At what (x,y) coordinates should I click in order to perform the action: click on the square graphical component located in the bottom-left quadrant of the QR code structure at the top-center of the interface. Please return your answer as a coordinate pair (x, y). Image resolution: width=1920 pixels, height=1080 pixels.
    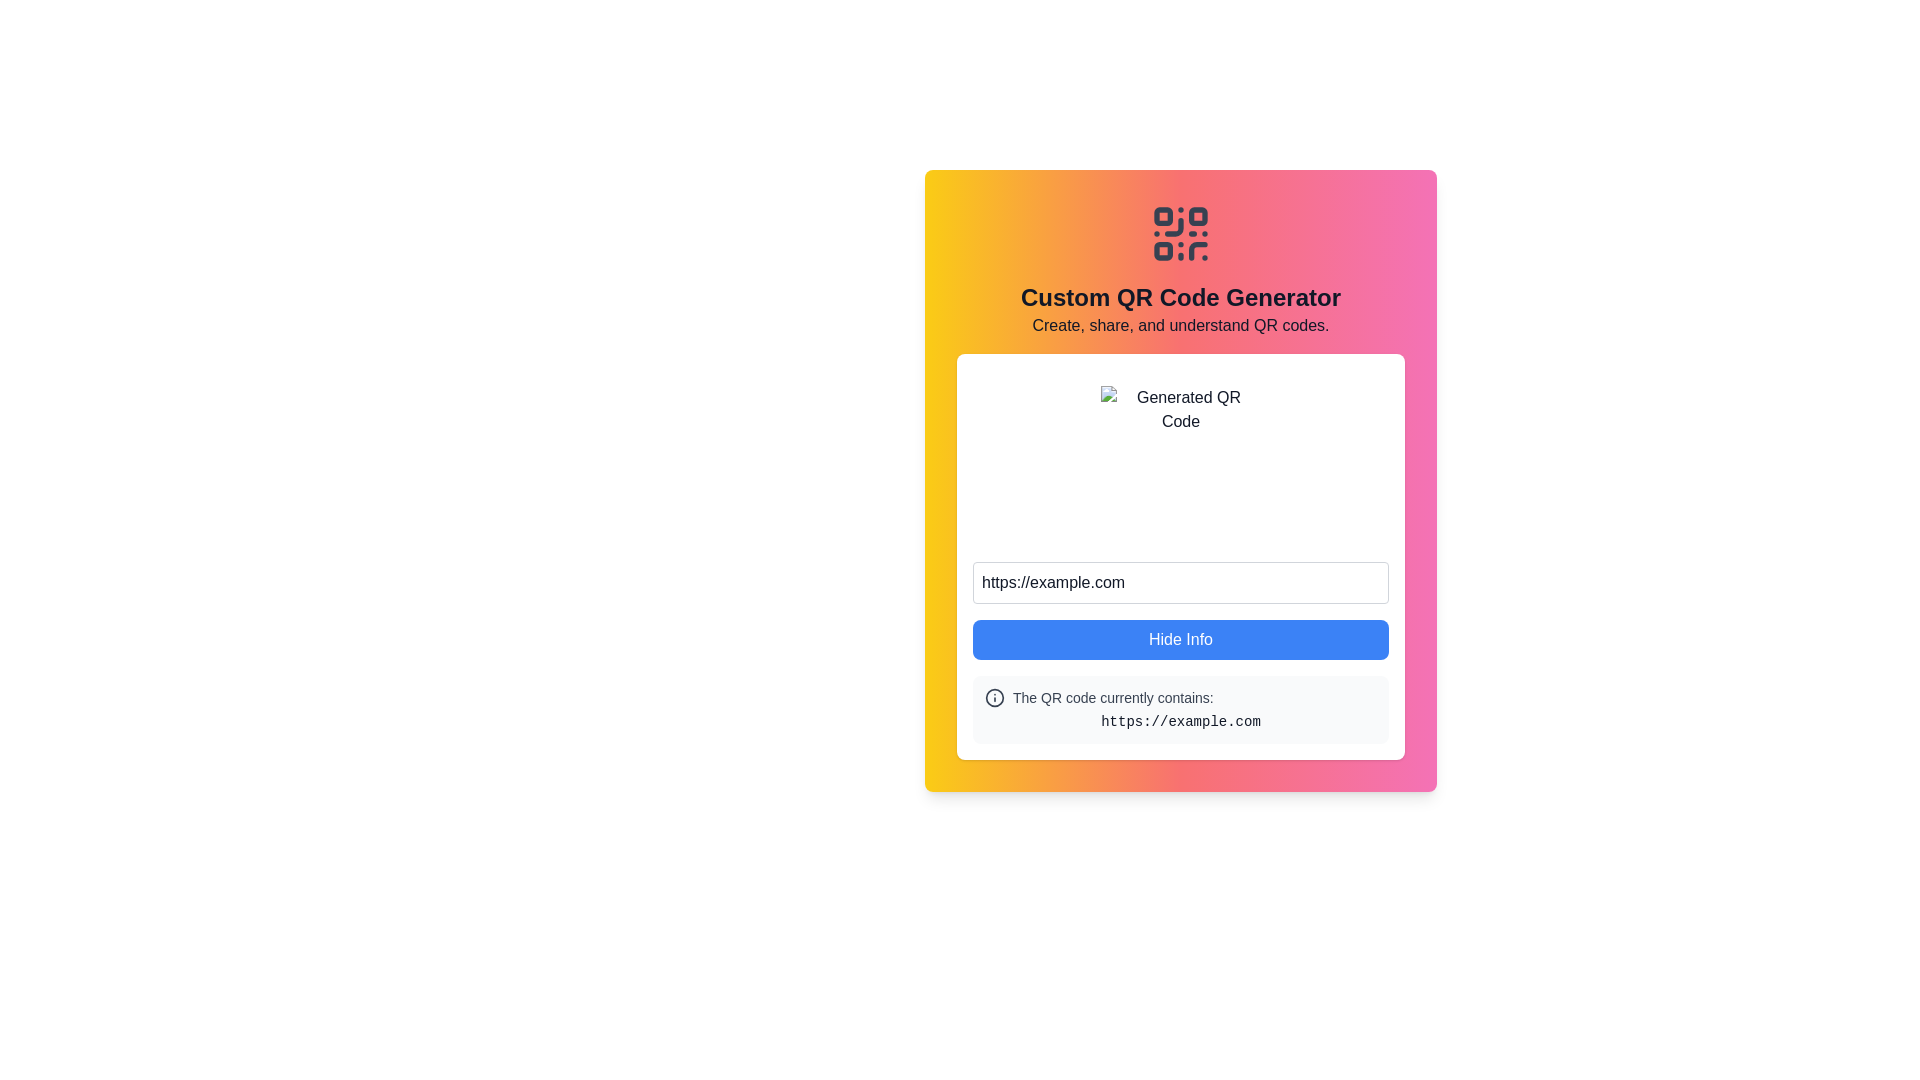
    Looking at the image, I should click on (1163, 250).